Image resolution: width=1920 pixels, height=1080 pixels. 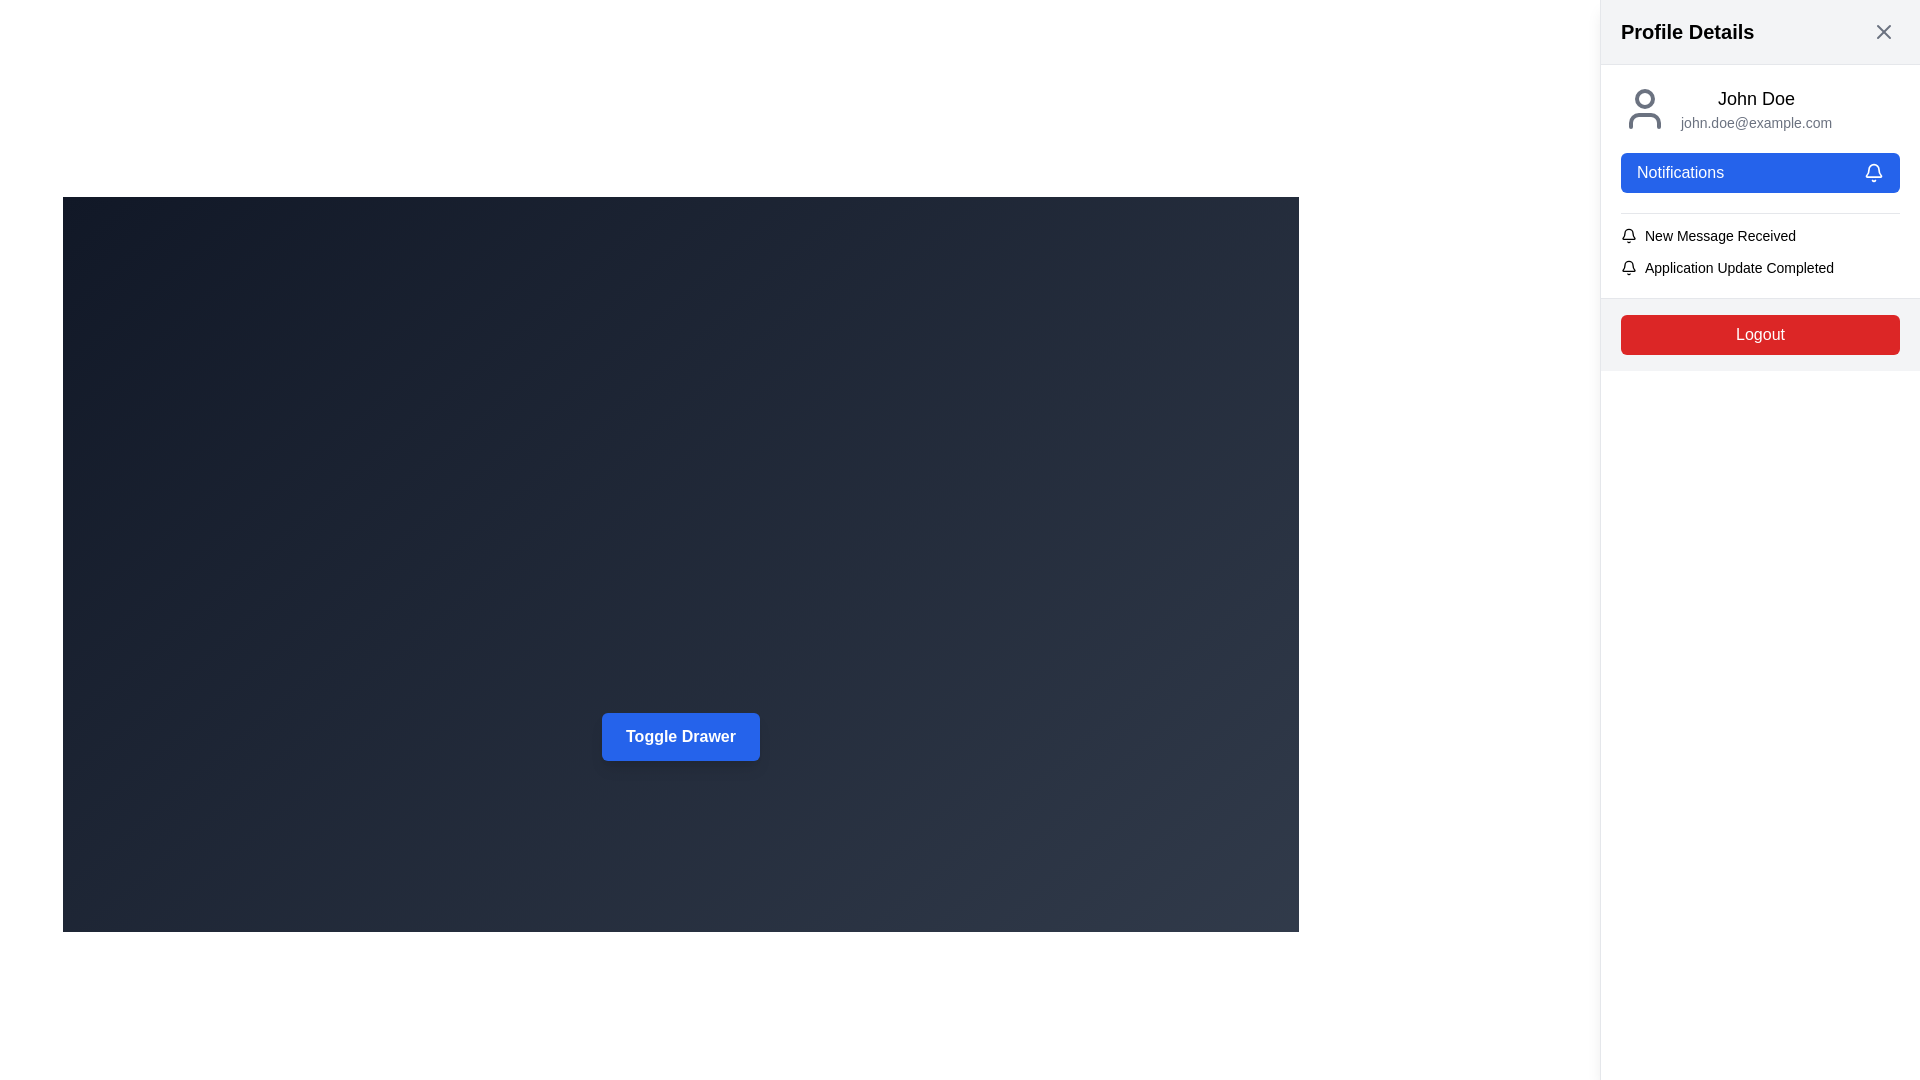 I want to click on text displayed in the notification element located in the right-hand sidebar under 'Notifications', which consists of a bell icon and relevant text, so click(x=1760, y=234).